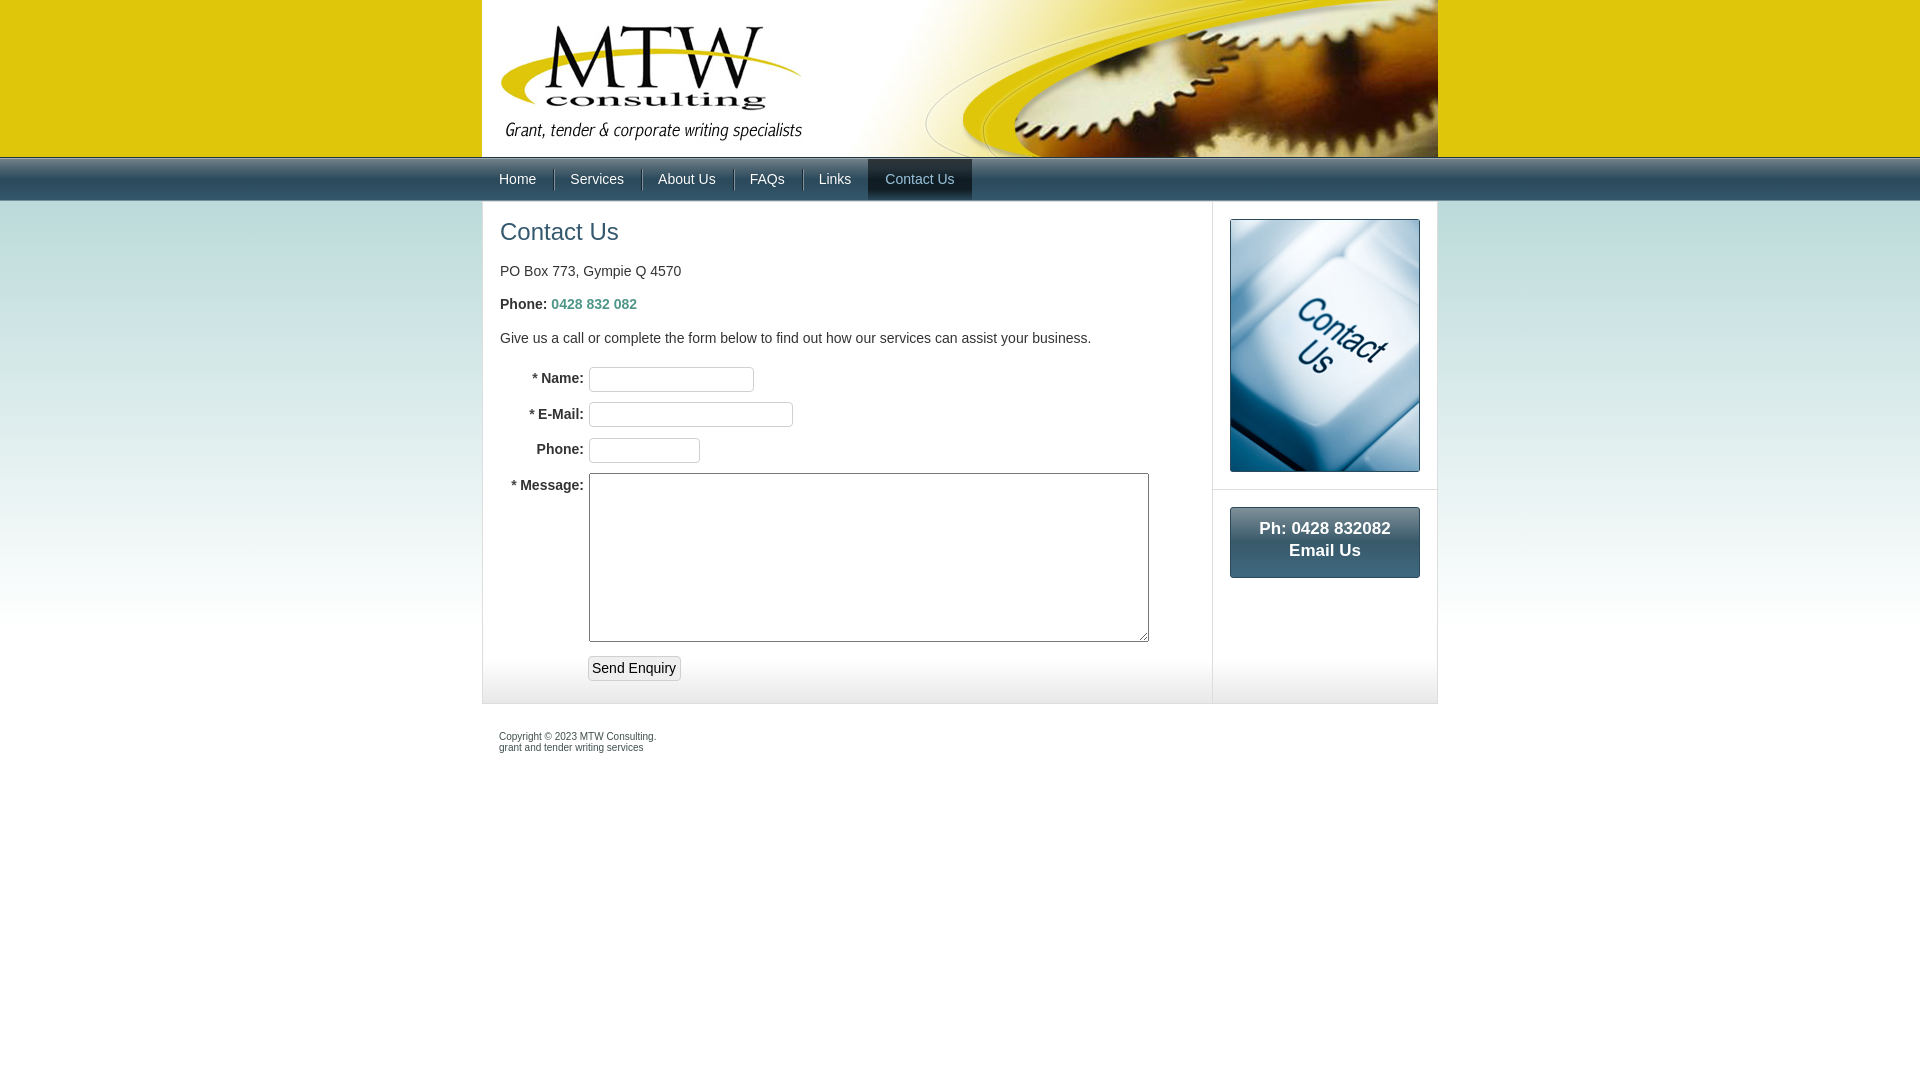 The width and height of the screenshot is (1920, 1080). I want to click on 'Contact Us', so click(918, 178).